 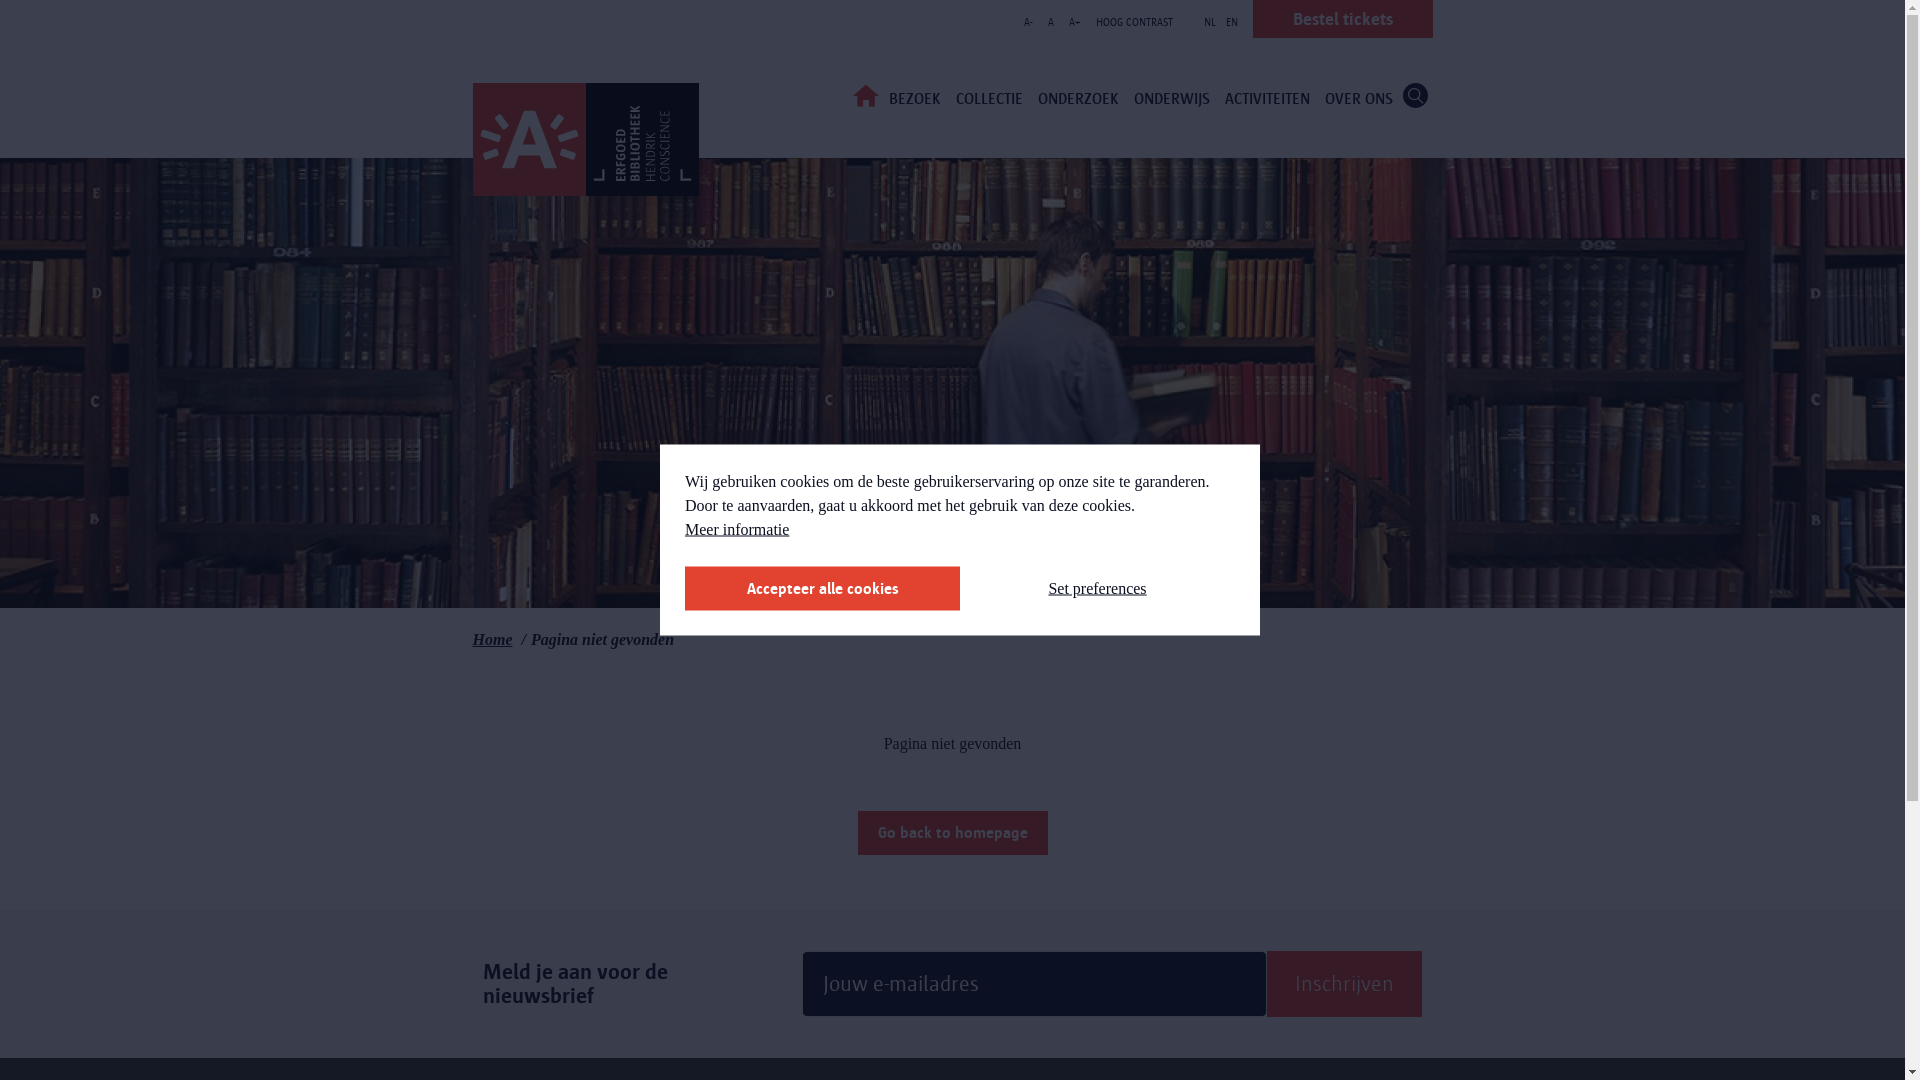 What do you see at coordinates (822, 586) in the screenshot?
I see `'Accepteer alle cookies'` at bounding box center [822, 586].